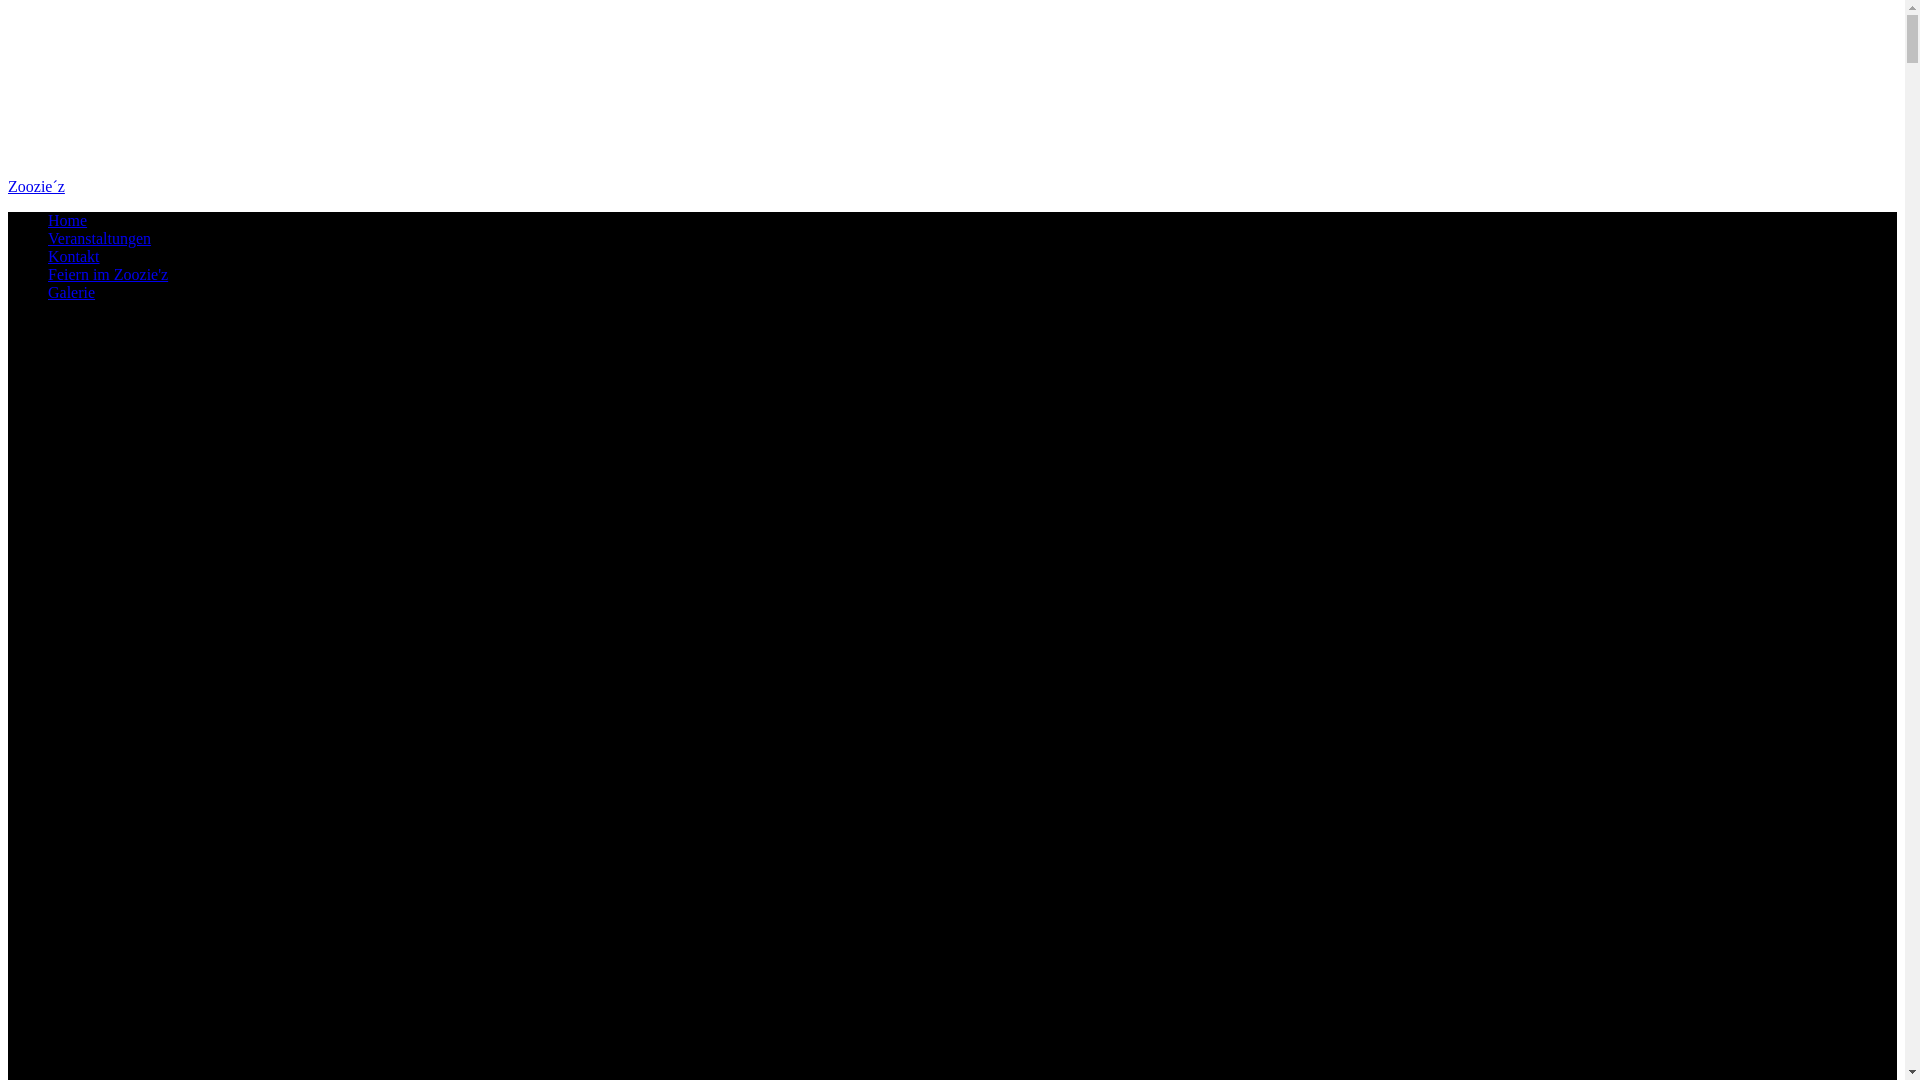 This screenshot has height=1080, width=1920. I want to click on 'Kontakt', so click(73, 255).